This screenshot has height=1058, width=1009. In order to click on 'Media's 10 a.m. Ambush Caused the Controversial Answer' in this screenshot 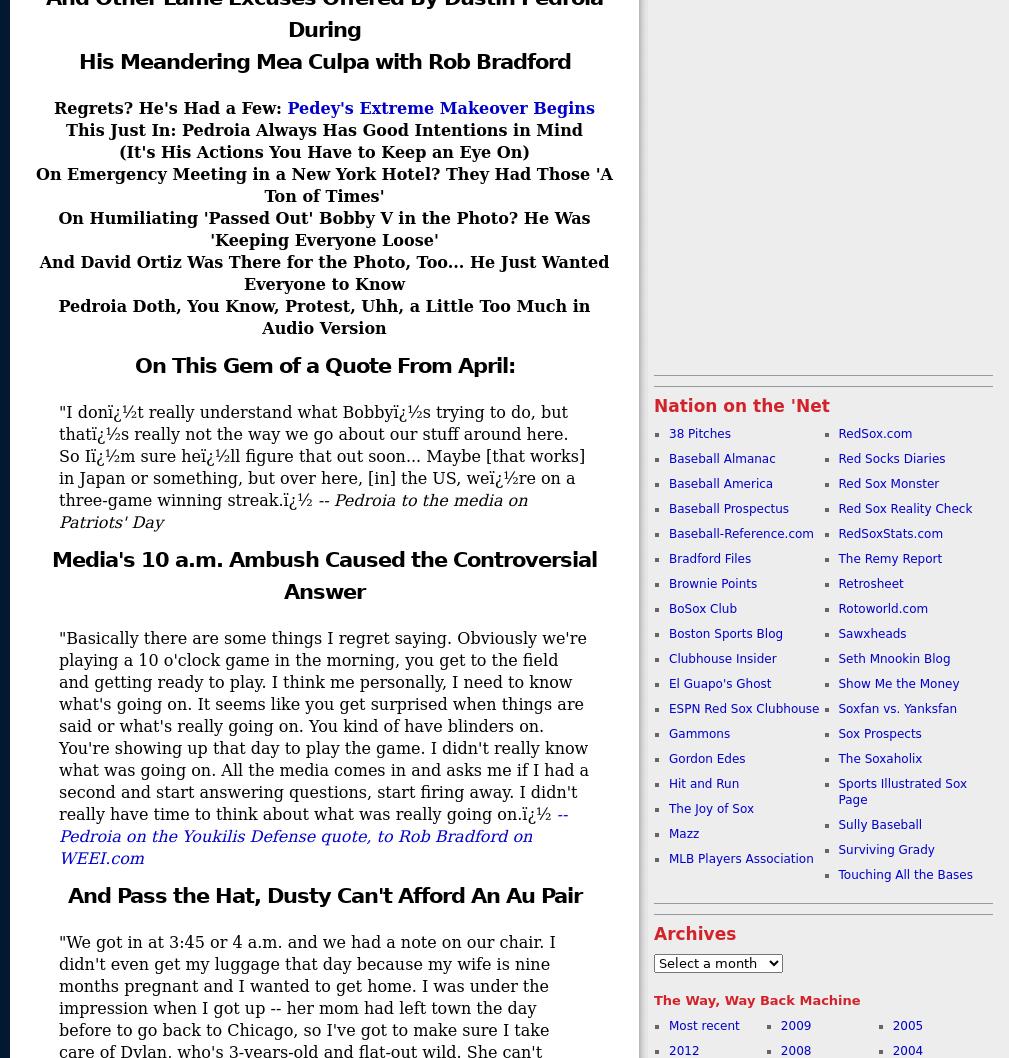, I will do `click(323, 575)`.